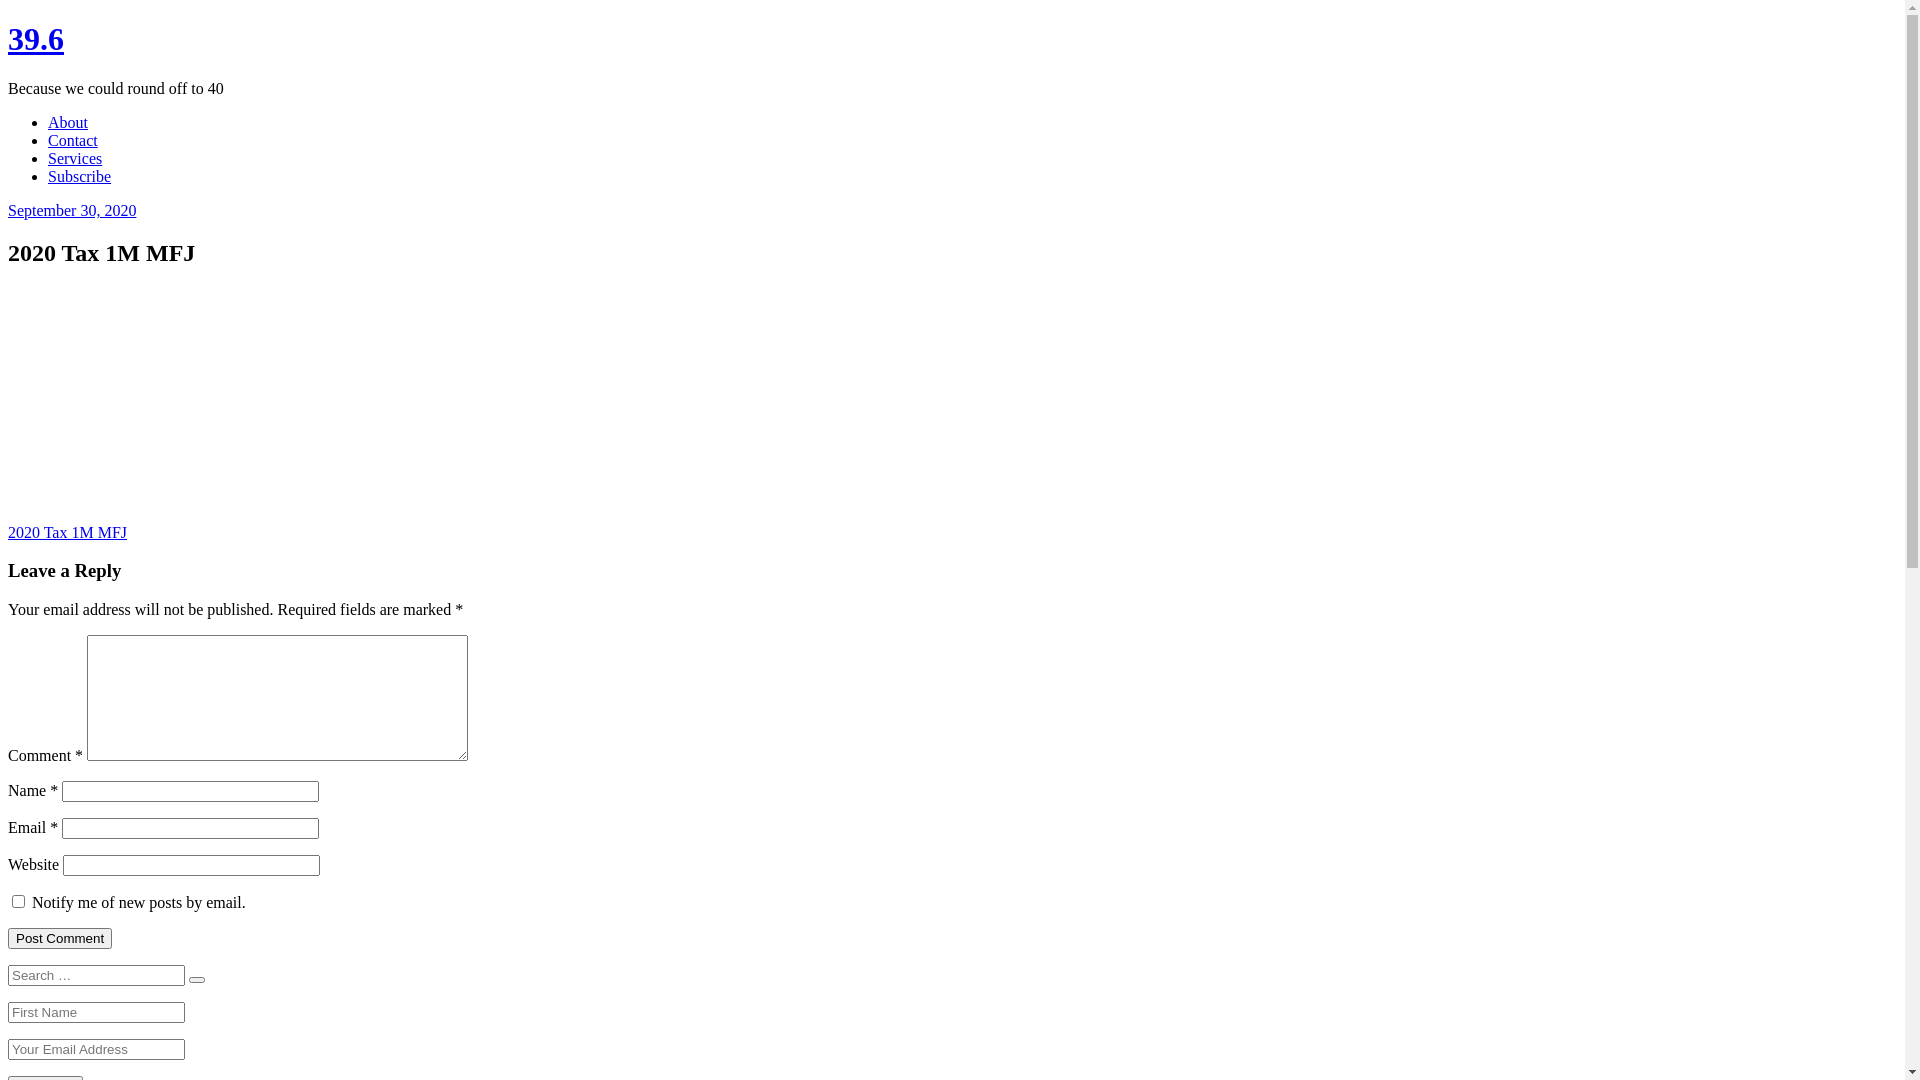 The width and height of the screenshot is (1920, 1080). Describe the element at coordinates (79, 175) in the screenshot. I see `'Subscribe'` at that location.